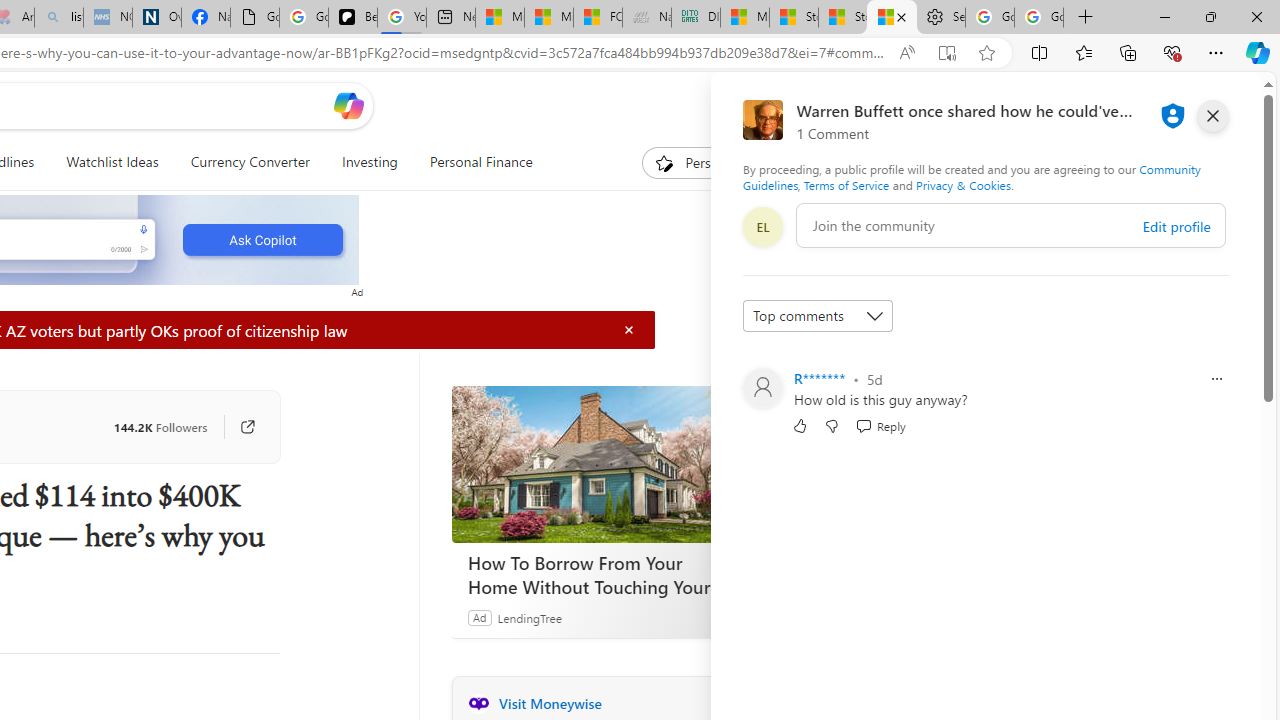 The width and height of the screenshot is (1280, 720). I want to click on 'Hide', so click(628, 329).